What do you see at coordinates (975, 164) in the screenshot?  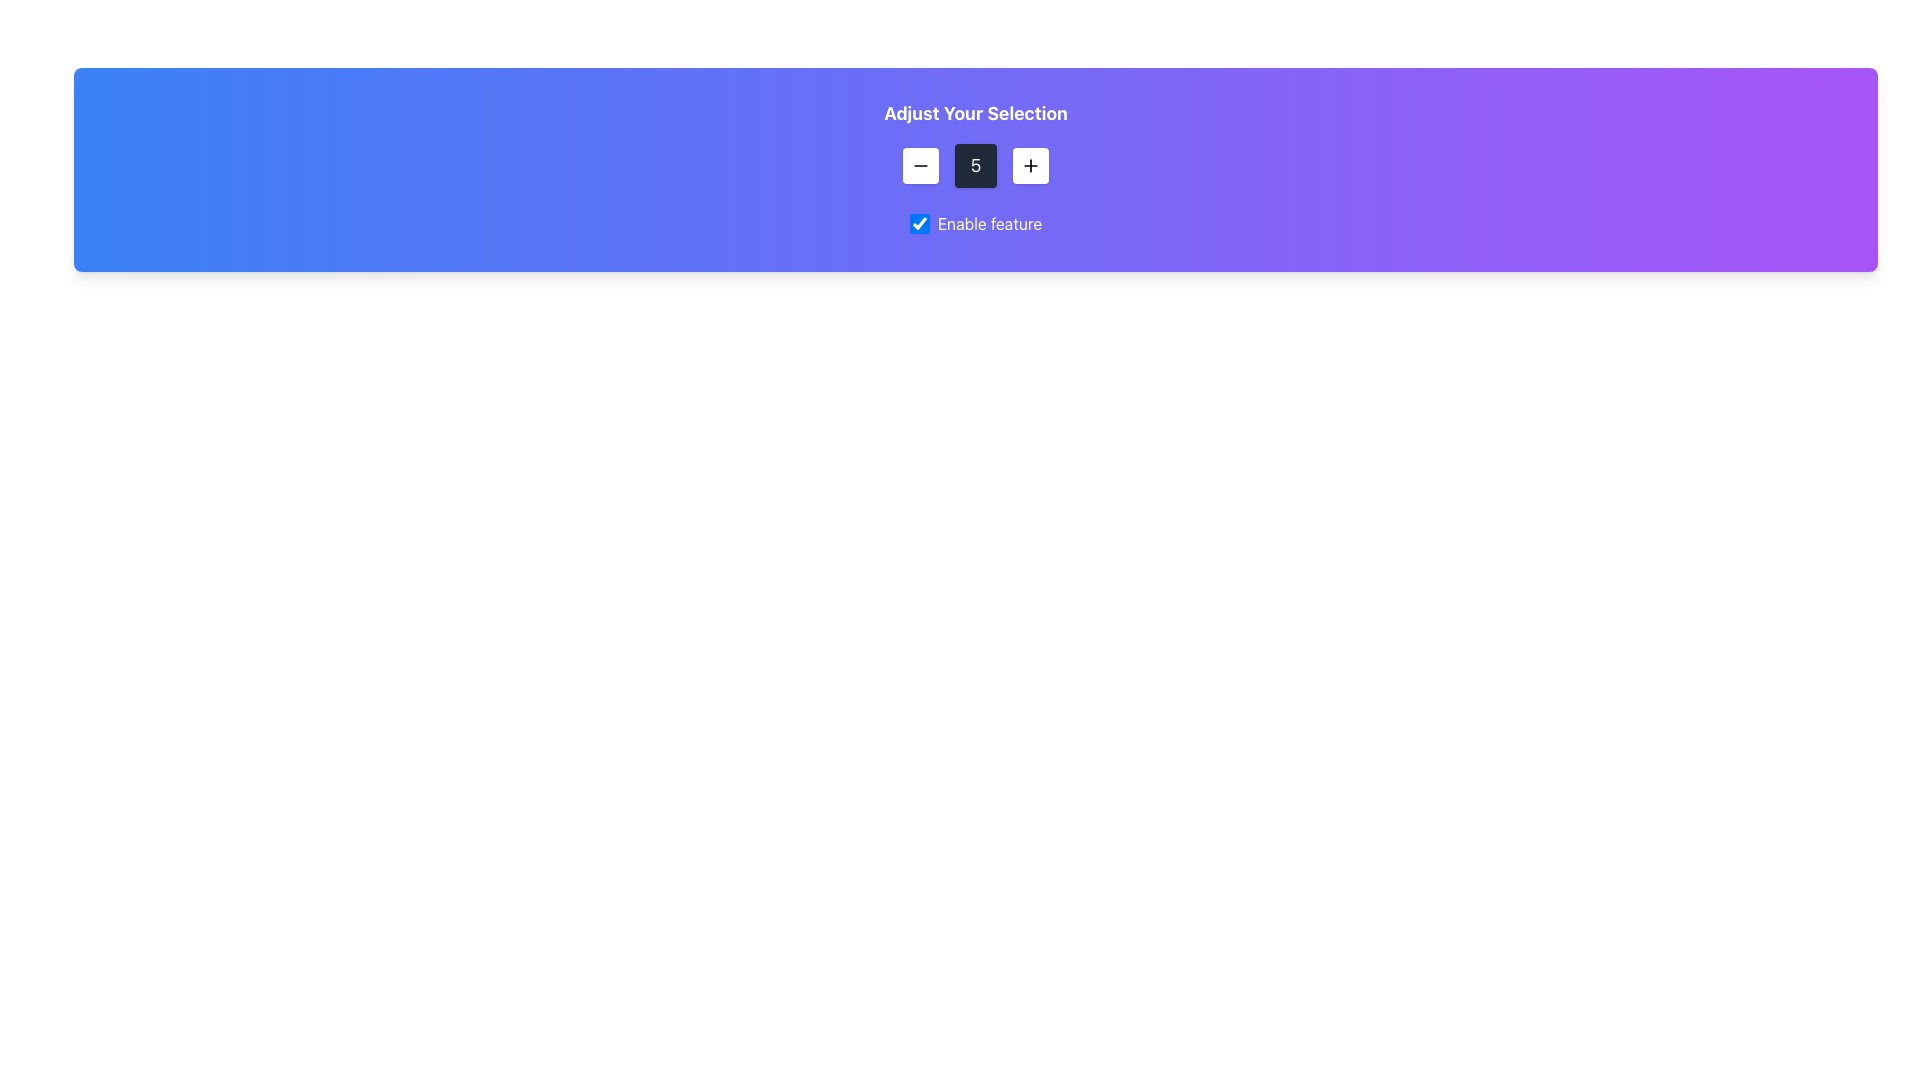 I see `the Display button labeled '5', which is centrally positioned under 'Adjust Your Selection', between the '+' and '-' buttons` at bounding box center [975, 164].